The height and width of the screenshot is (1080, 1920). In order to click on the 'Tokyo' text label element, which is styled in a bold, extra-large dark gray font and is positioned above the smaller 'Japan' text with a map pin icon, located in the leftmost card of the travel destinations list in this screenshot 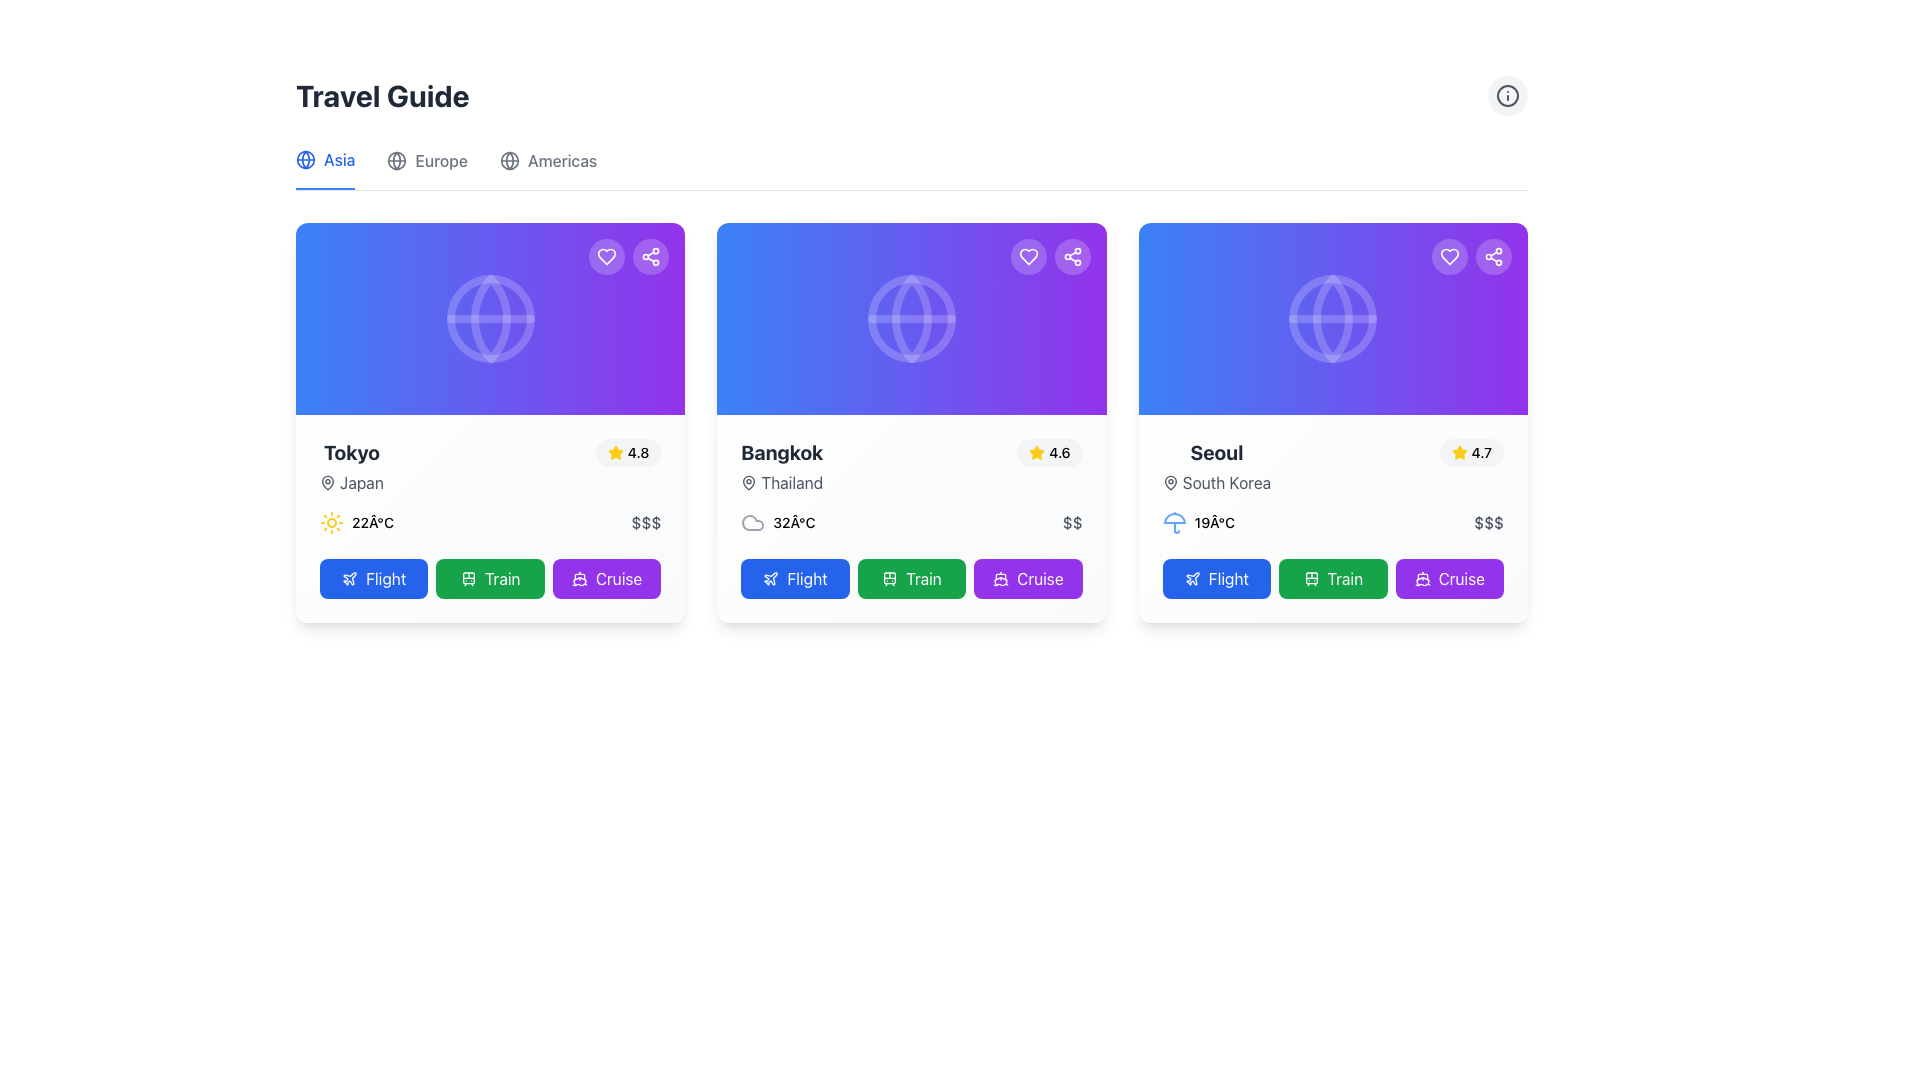, I will do `click(351, 466)`.